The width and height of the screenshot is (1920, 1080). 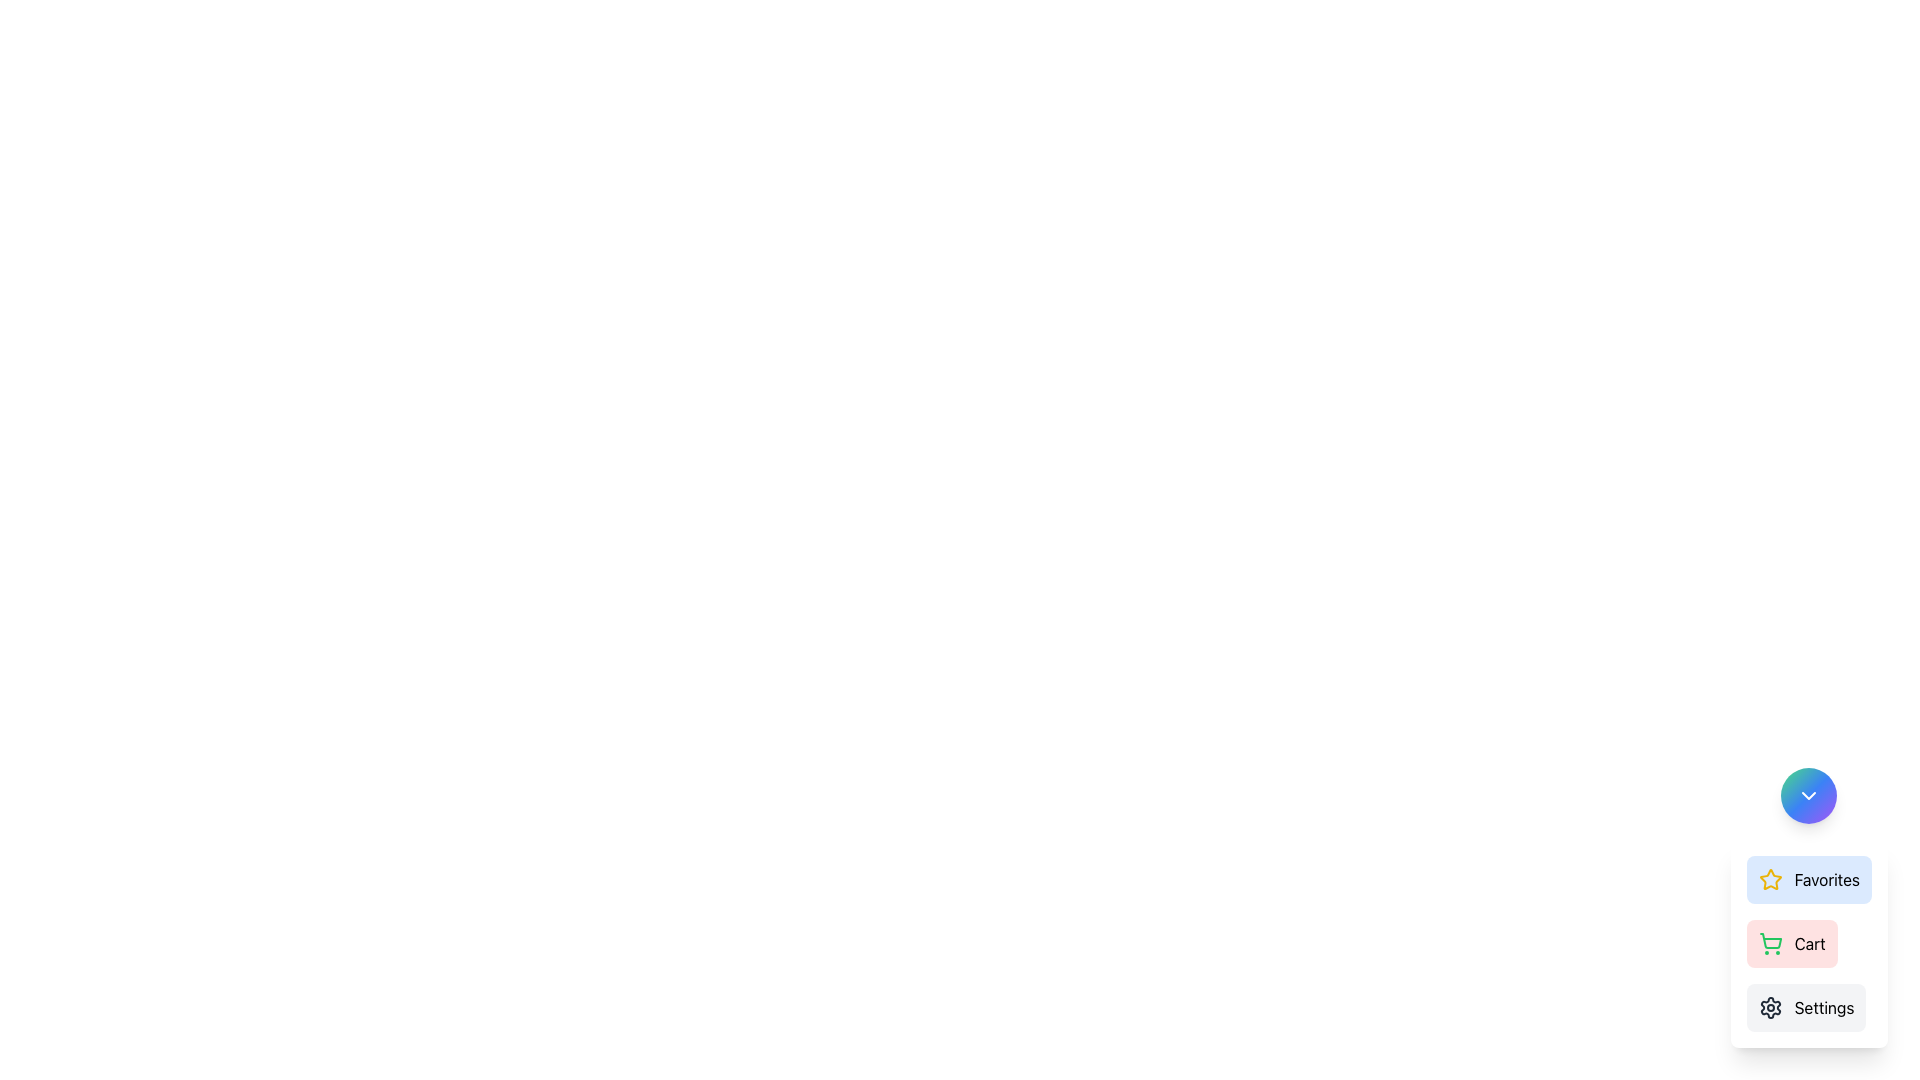 What do you see at coordinates (1770, 941) in the screenshot?
I see `the shopping cart icon, which is outlined in green on a pink background, located in the 'Cart' option of the vertical menu, positioned between 'Favorites' and 'Settings'` at bounding box center [1770, 941].